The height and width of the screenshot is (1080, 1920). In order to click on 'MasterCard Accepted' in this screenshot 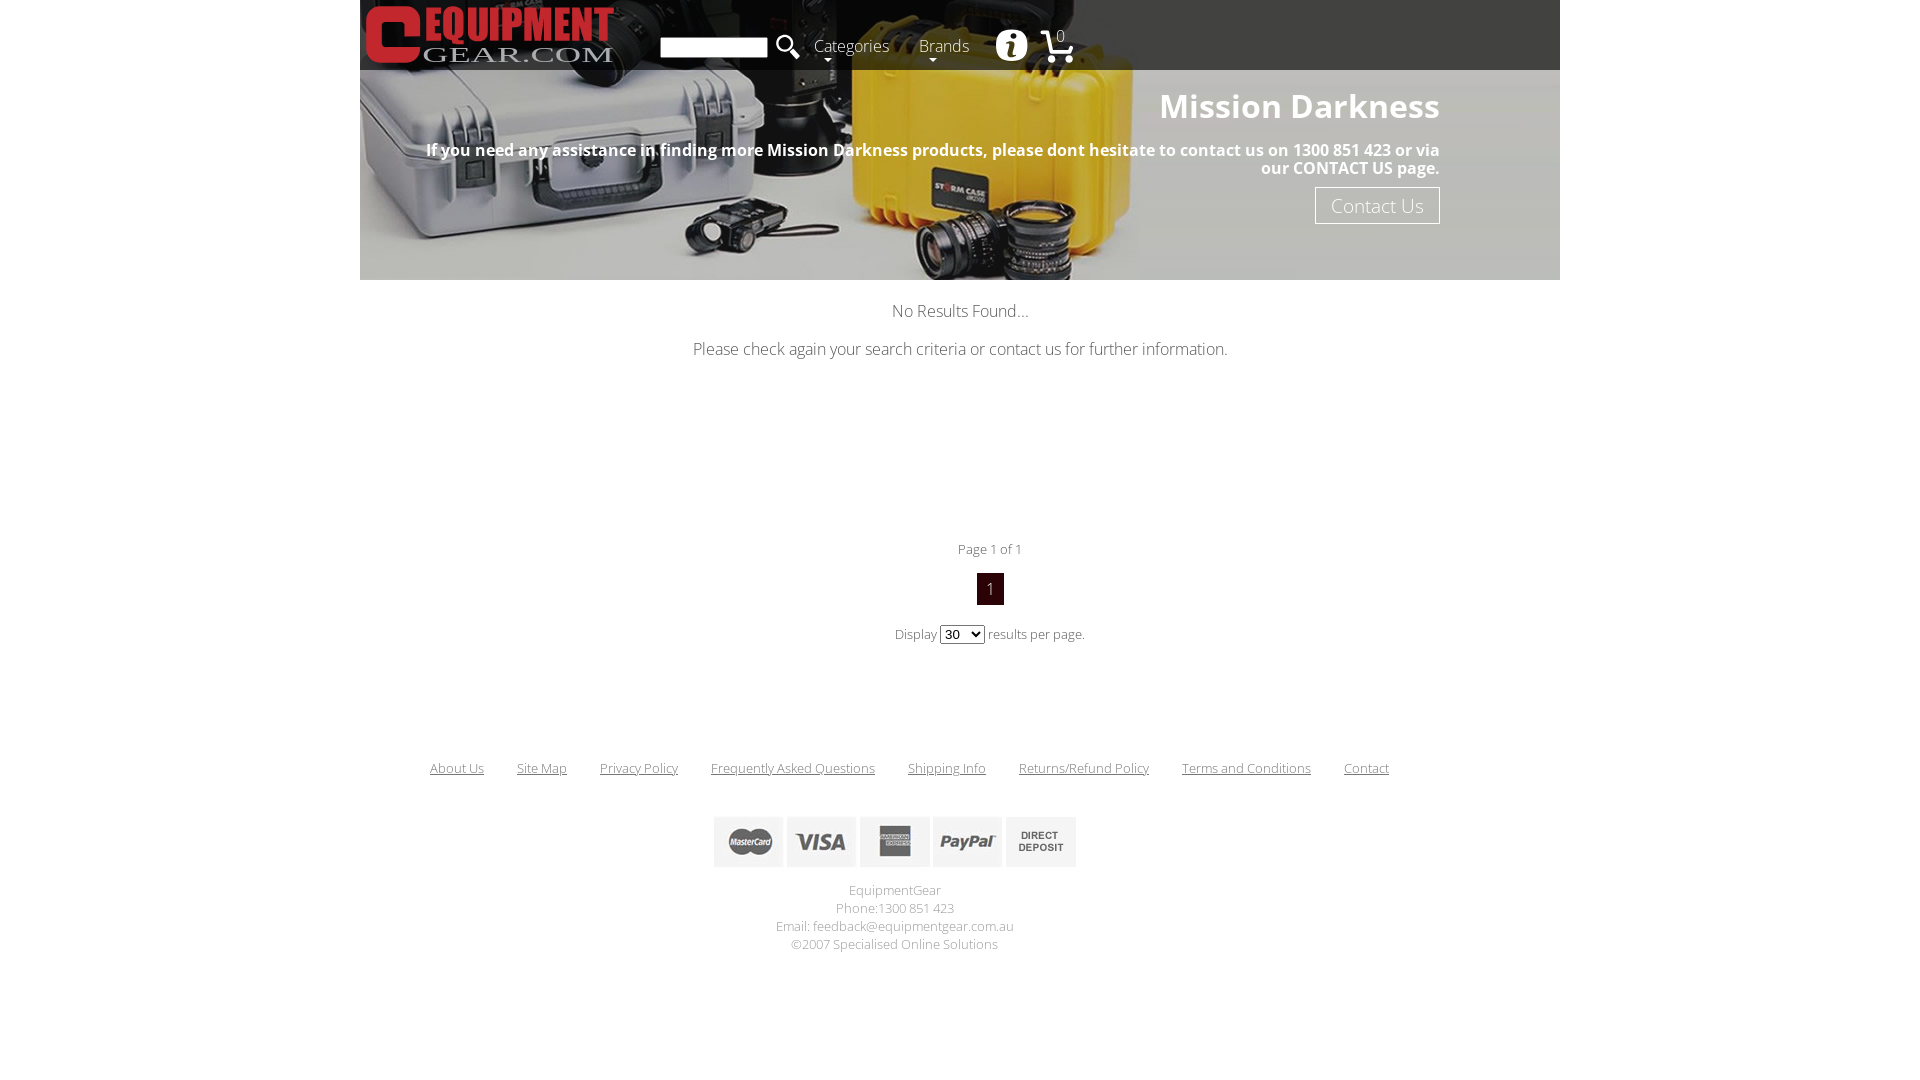, I will do `click(747, 841)`.